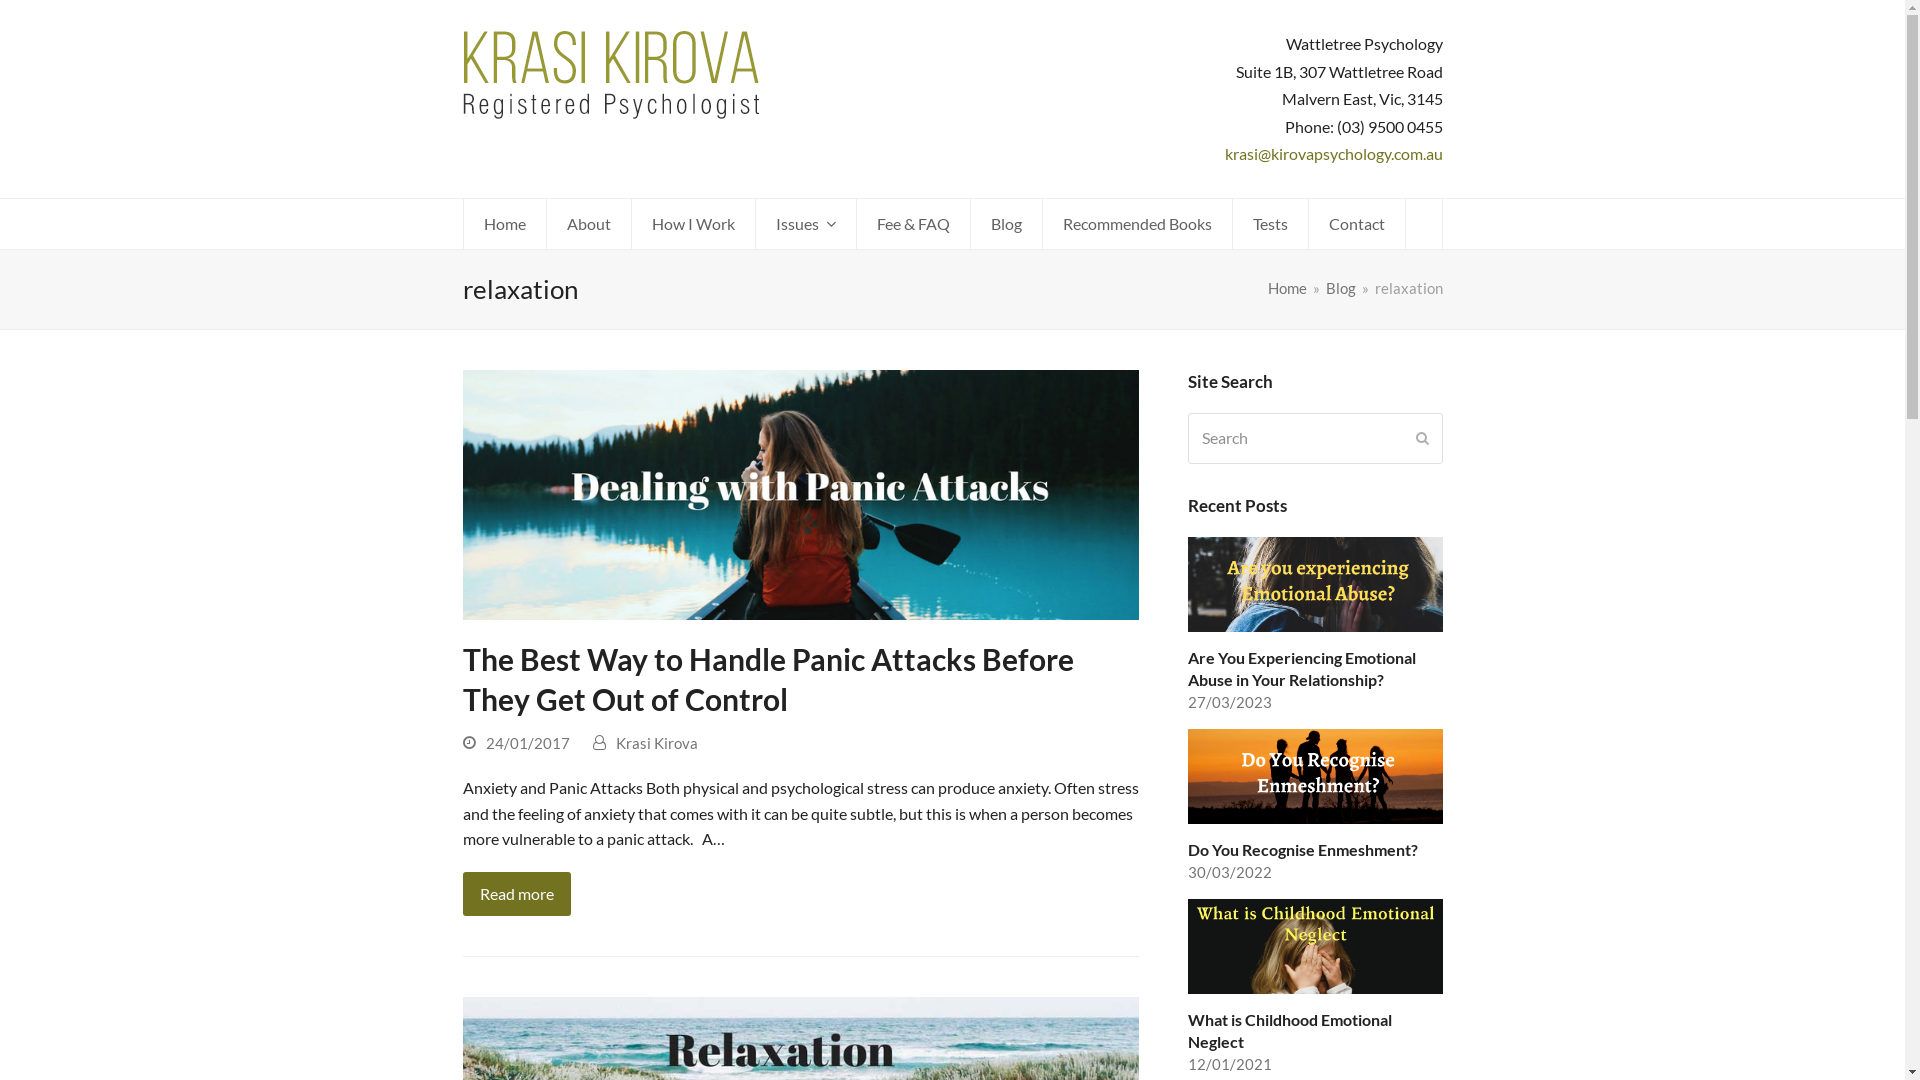 This screenshot has height=1080, width=1920. I want to click on 'Issues', so click(806, 223).